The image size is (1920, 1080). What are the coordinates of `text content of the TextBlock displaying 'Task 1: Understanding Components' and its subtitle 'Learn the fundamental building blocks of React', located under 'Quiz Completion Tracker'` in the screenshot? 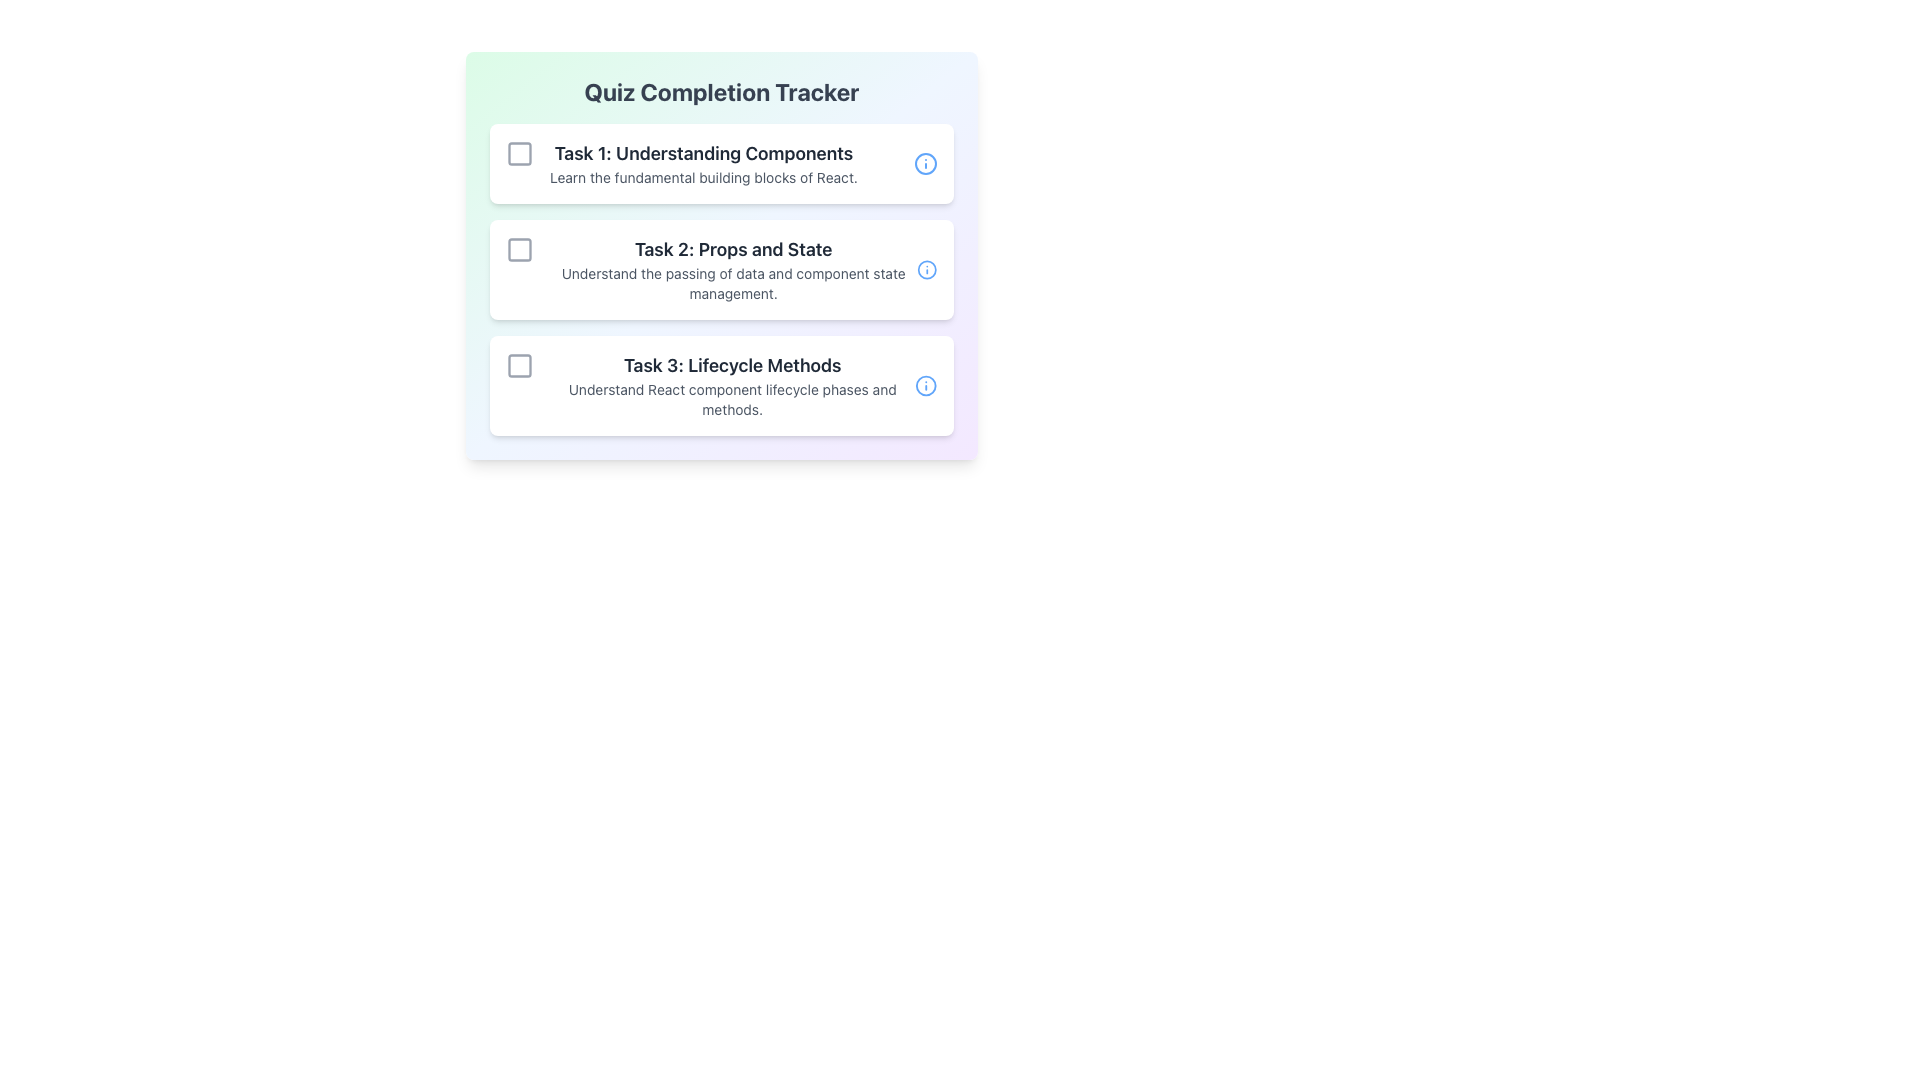 It's located at (703, 163).